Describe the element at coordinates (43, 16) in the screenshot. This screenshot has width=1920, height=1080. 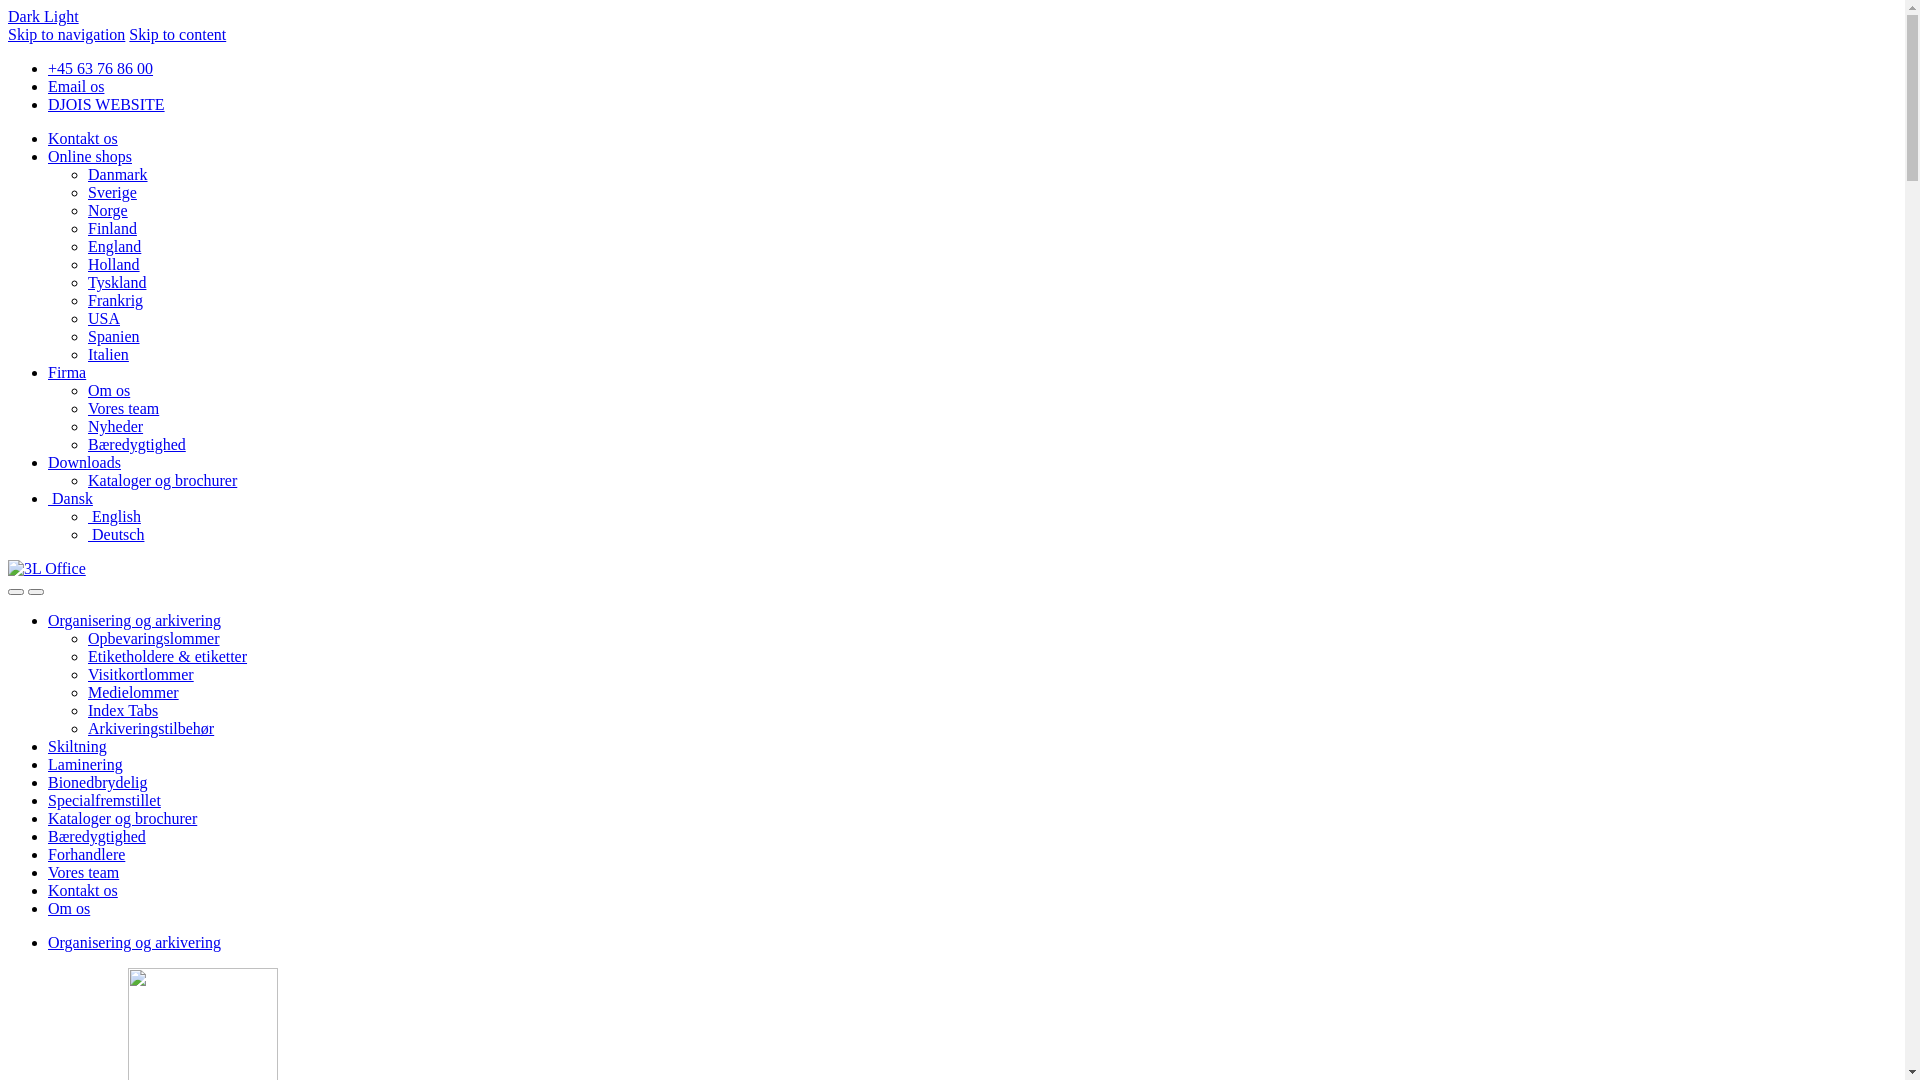
I see `'Light'` at that location.